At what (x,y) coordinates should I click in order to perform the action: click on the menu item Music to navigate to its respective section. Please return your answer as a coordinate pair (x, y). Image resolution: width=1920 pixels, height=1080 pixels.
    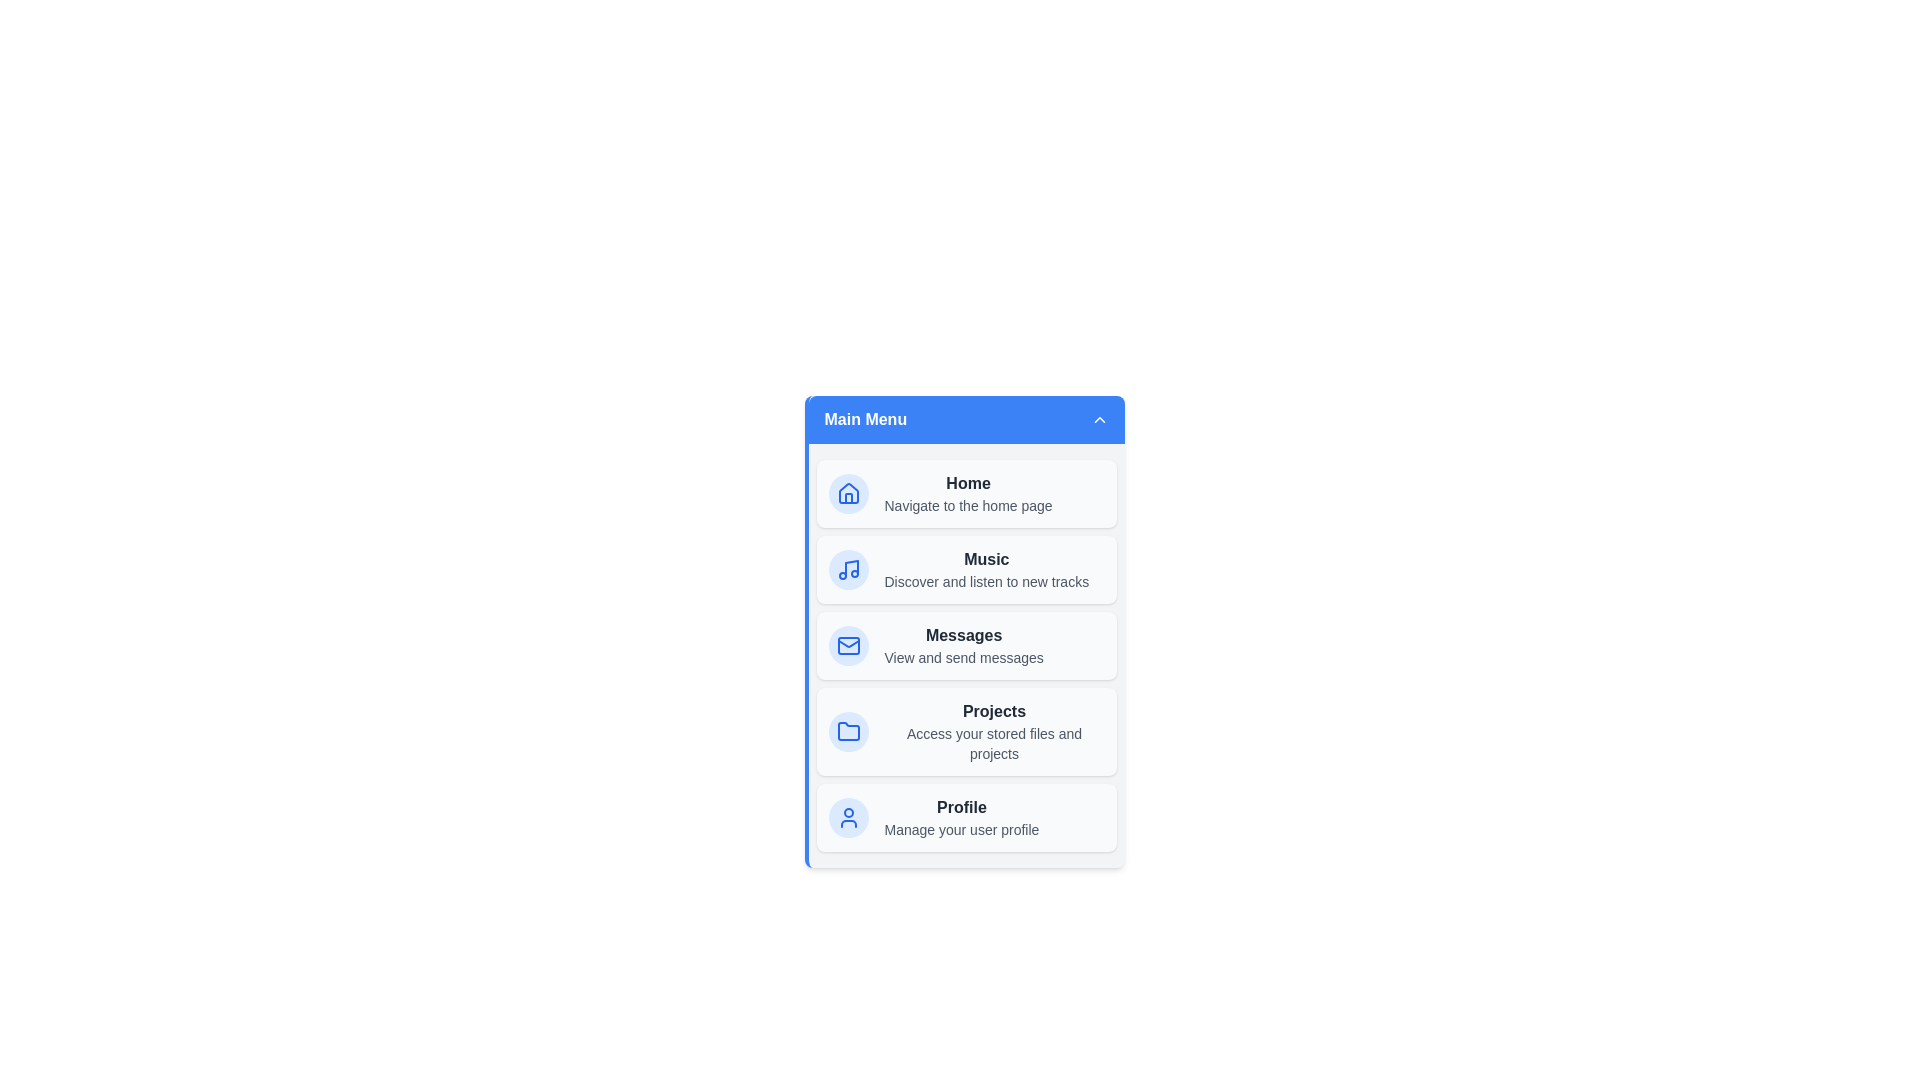
    Looking at the image, I should click on (966, 570).